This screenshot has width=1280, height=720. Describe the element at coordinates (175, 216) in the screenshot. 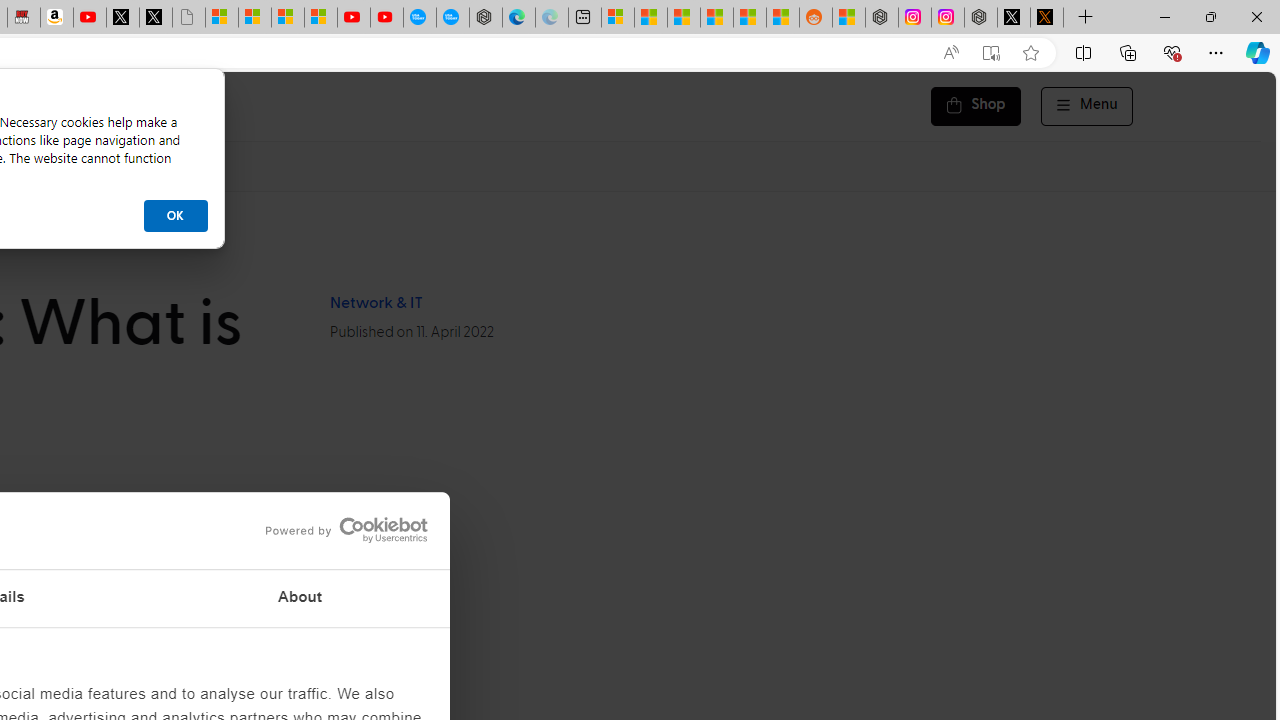

I see `'OK'` at that location.